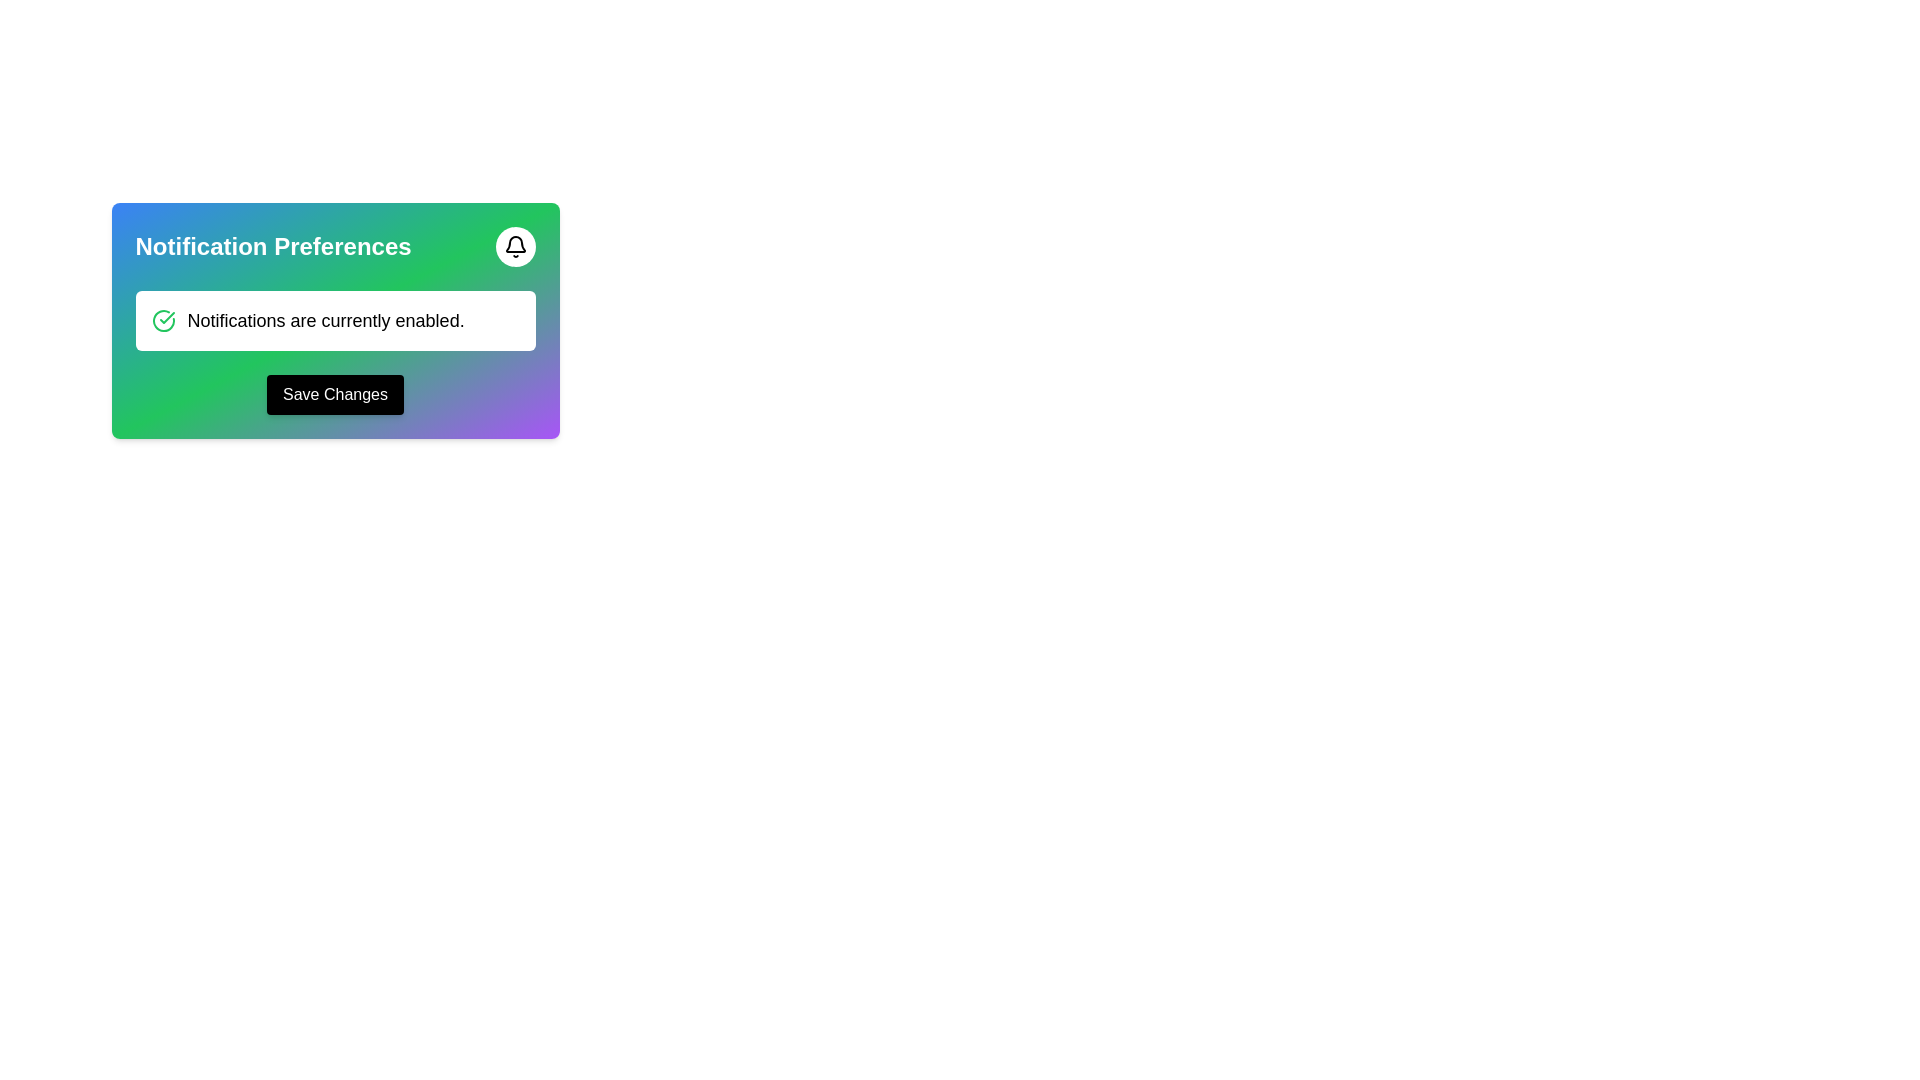 This screenshot has width=1920, height=1080. Describe the element at coordinates (515, 245) in the screenshot. I see `the button located on the top right of the 'Notification Preferences' section, adjacent to the text heading 'Notification Preferences' to interact with it` at that location.